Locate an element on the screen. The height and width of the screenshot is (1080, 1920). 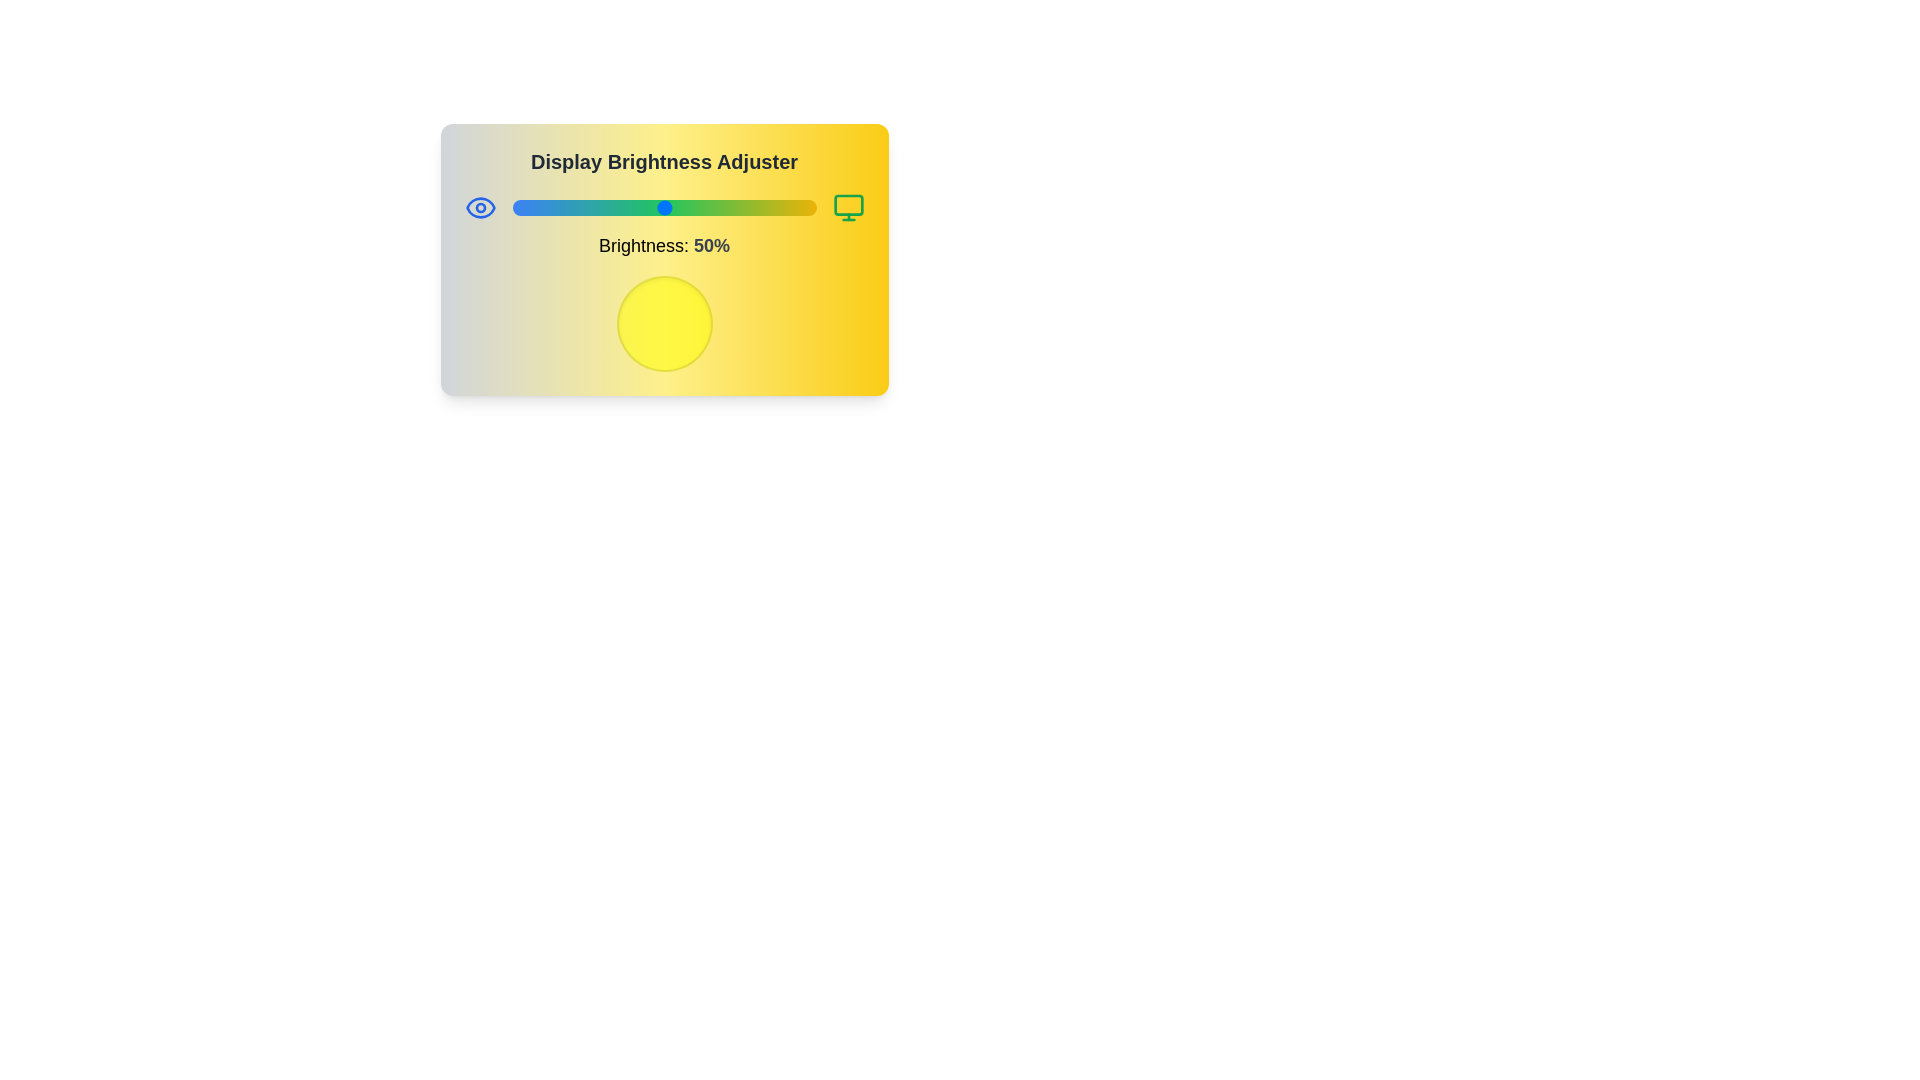
the brightness to 97% is located at coordinates (807, 208).